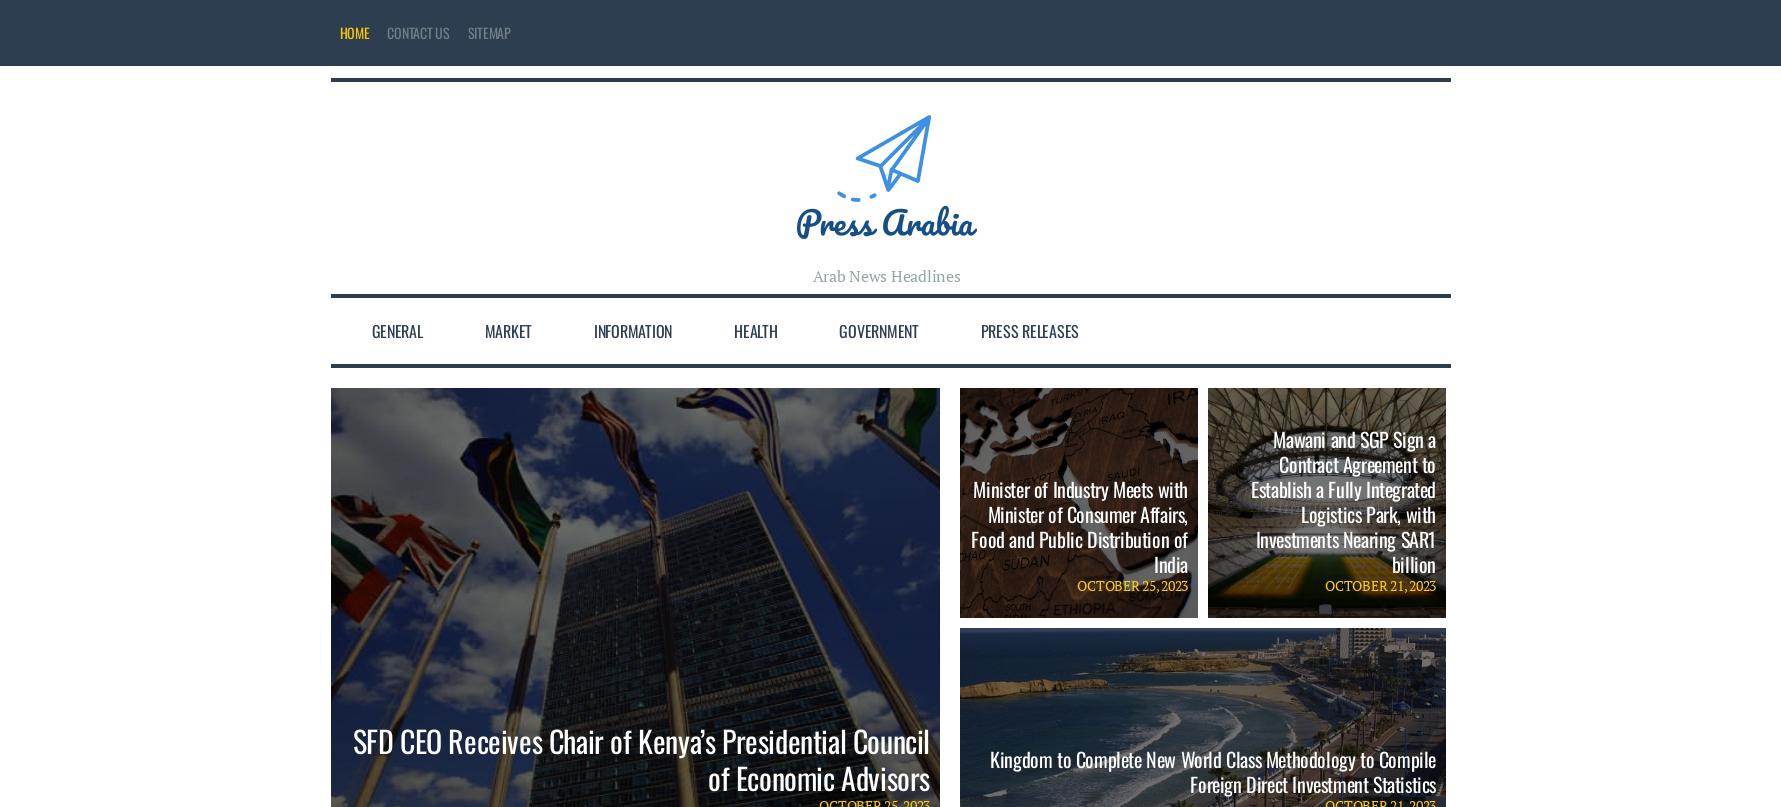 Image resolution: width=1781 pixels, height=807 pixels. What do you see at coordinates (1213, 381) in the screenshot?
I see `'Kingdom to Complete New World Class Methodology to Compile Foreign Direct Investment Statistics'` at bounding box center [1213, 381].